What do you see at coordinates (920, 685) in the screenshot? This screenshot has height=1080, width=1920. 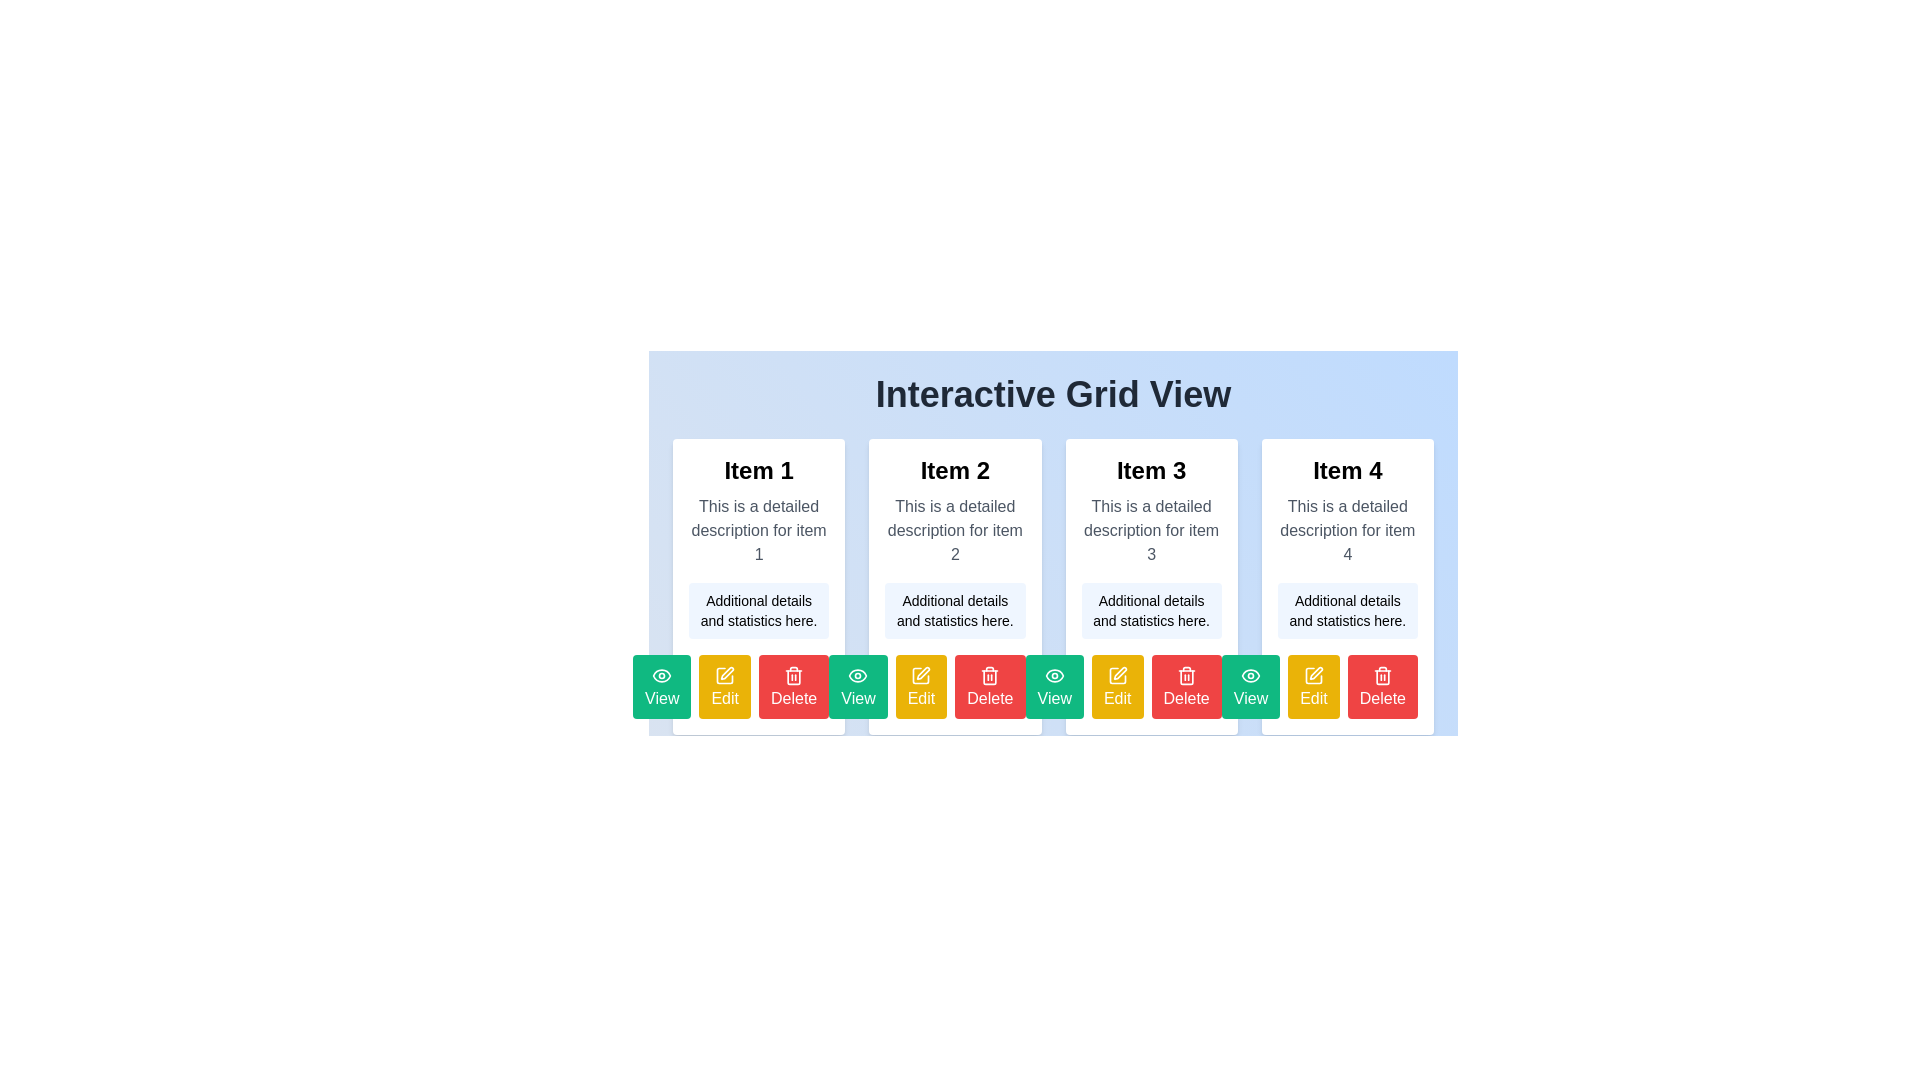 I see `the 'Edit' button with a bright yellow background and a white pencil icon` at bounding box center [920, 685].